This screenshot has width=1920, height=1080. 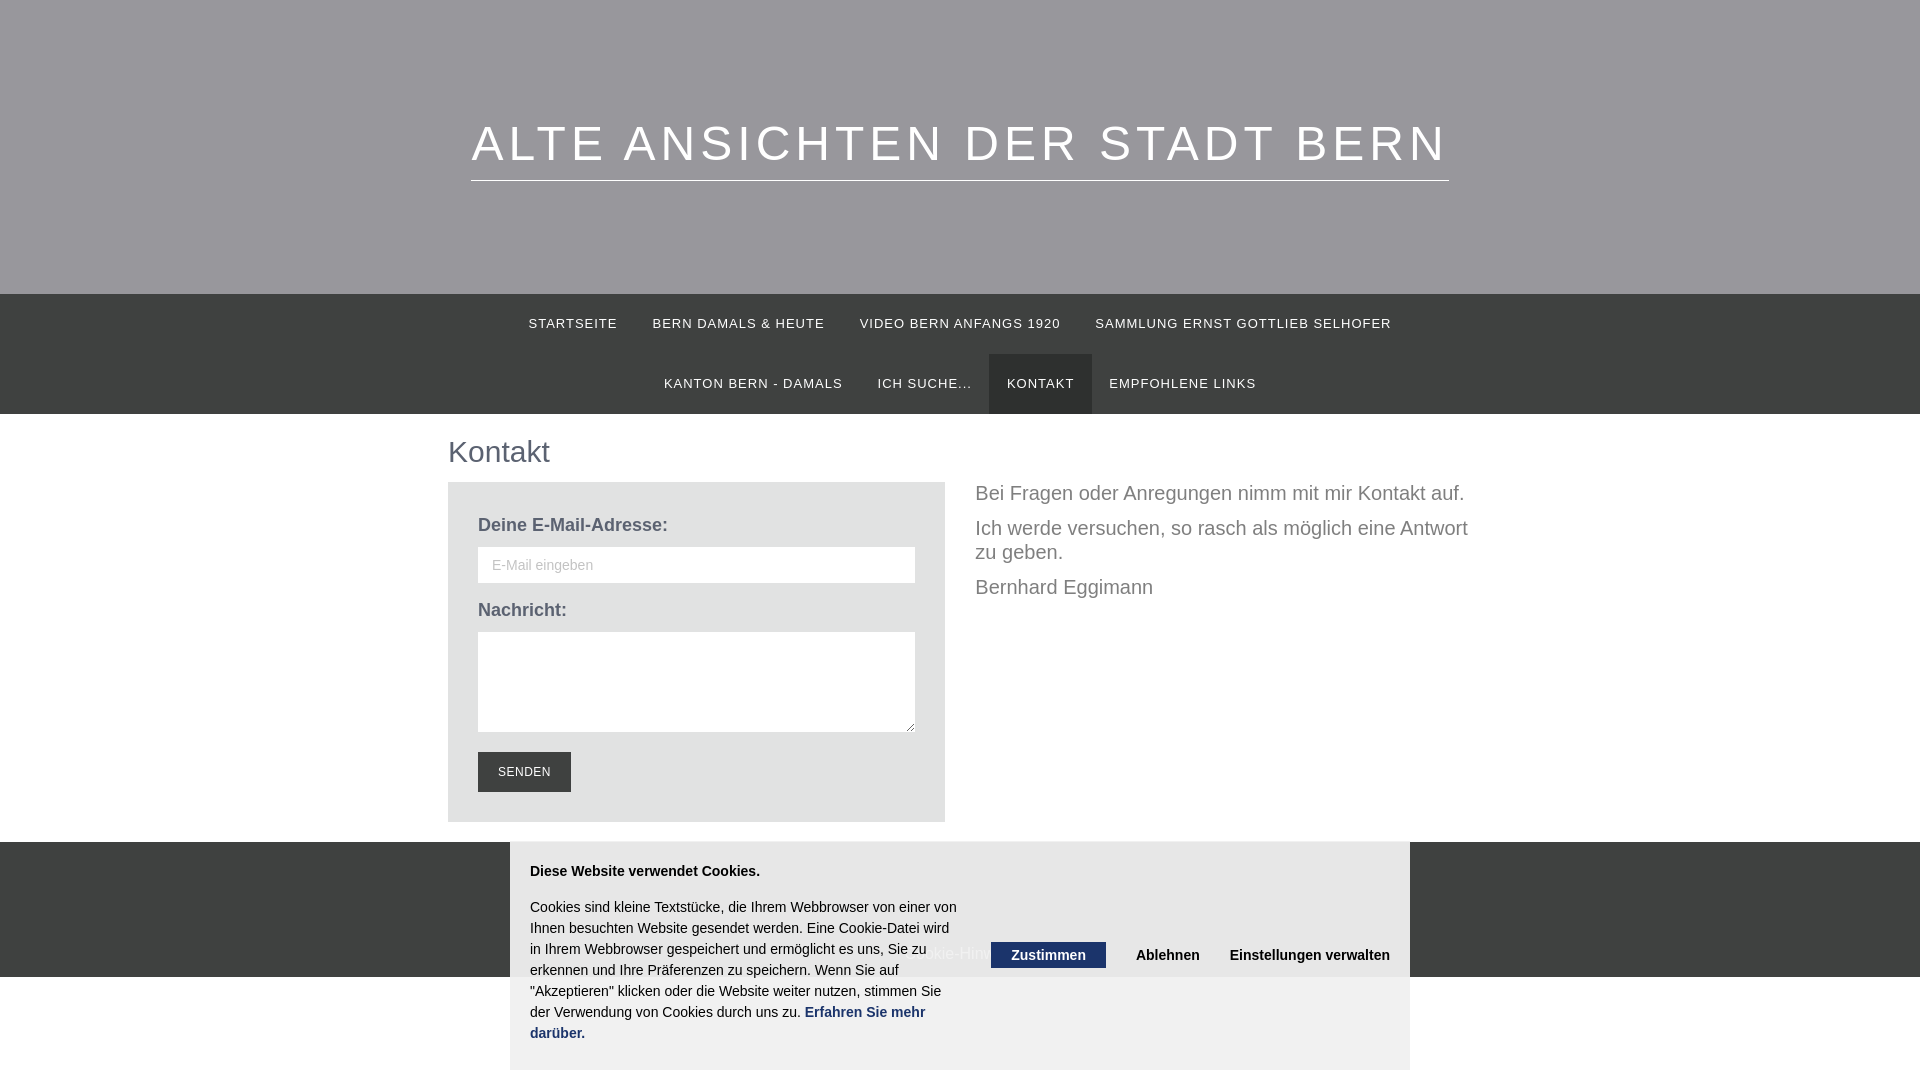 I want to click on 'Cookie-Hinweis', so click(x=958, y=952).